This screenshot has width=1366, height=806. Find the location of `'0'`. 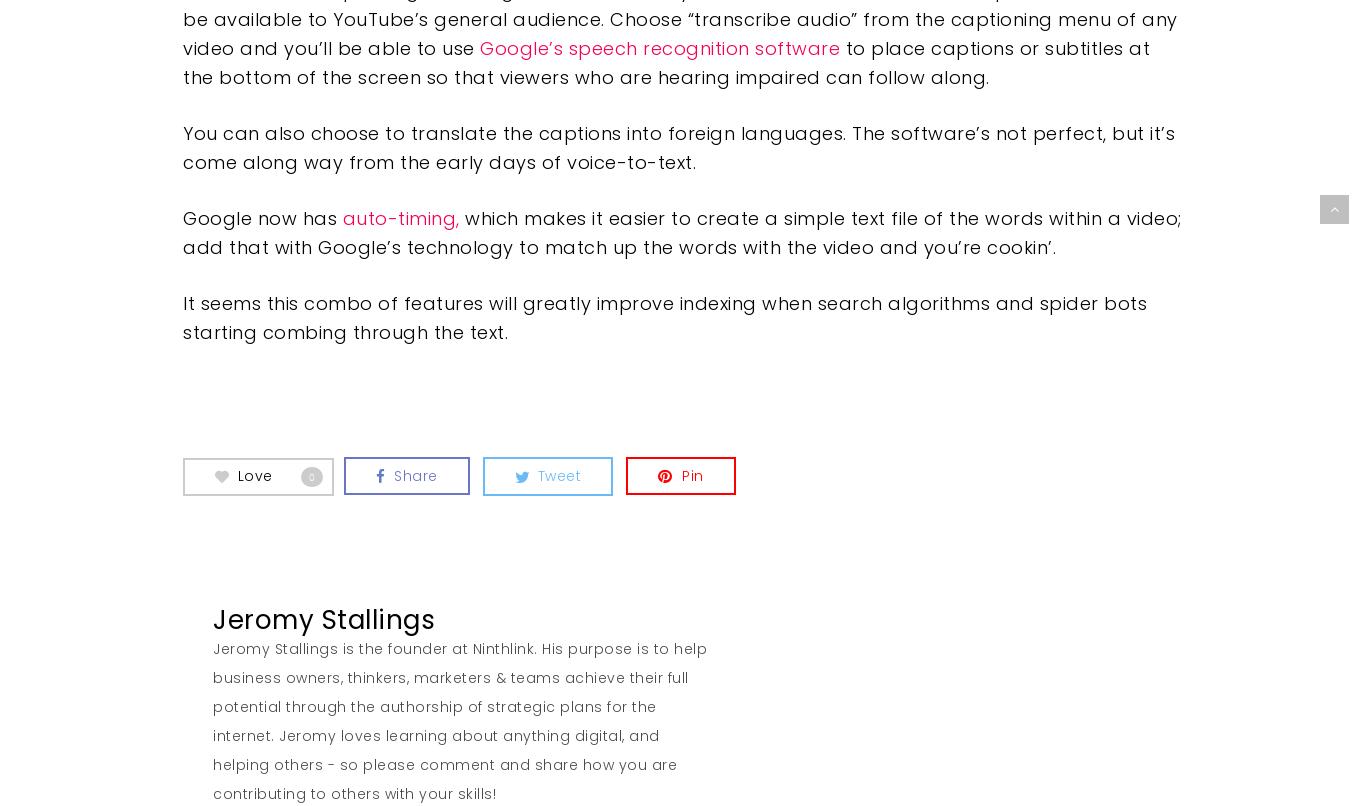

'0' is located at coordinates (311, 475).